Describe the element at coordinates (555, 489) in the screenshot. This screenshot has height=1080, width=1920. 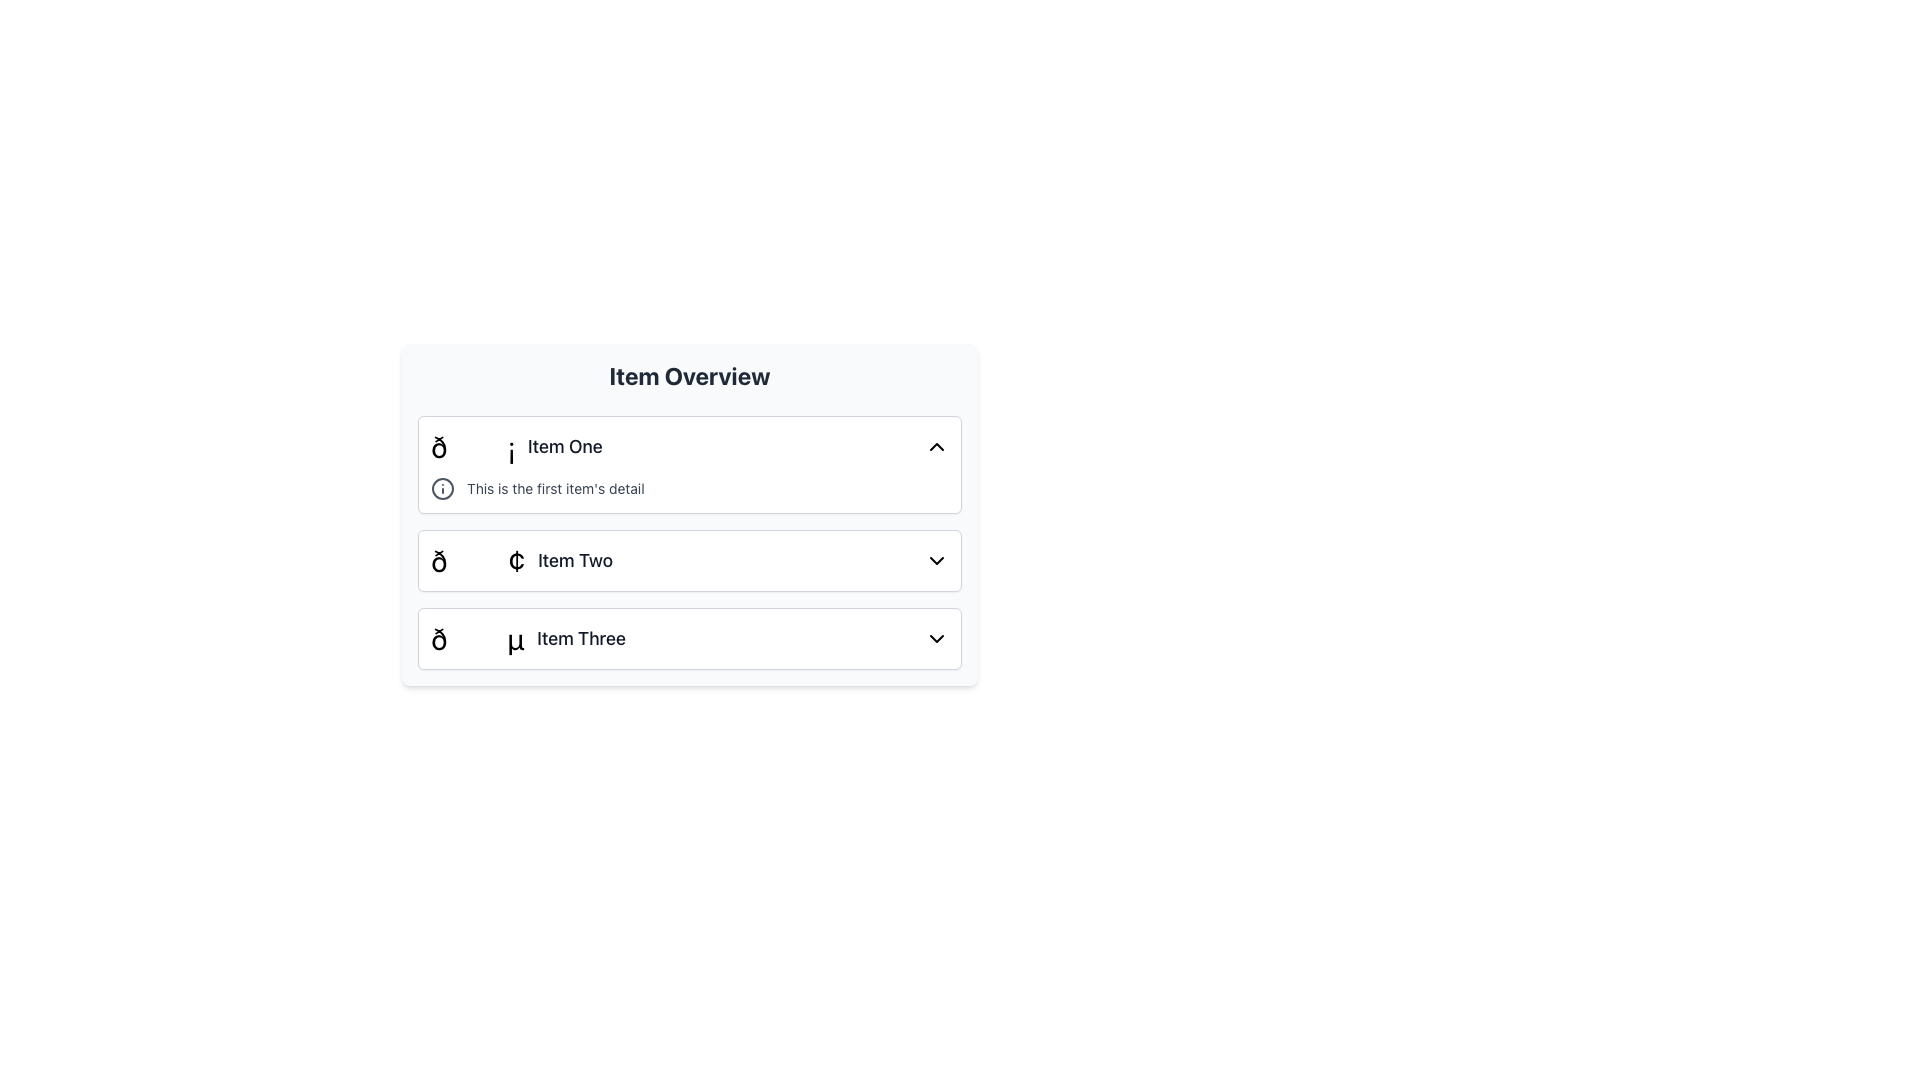
I see `the Text Label that provides descriptive information about the first item in the list, located under the 'Item One' heading and above the entries for Item Two and Item Three` at that location.